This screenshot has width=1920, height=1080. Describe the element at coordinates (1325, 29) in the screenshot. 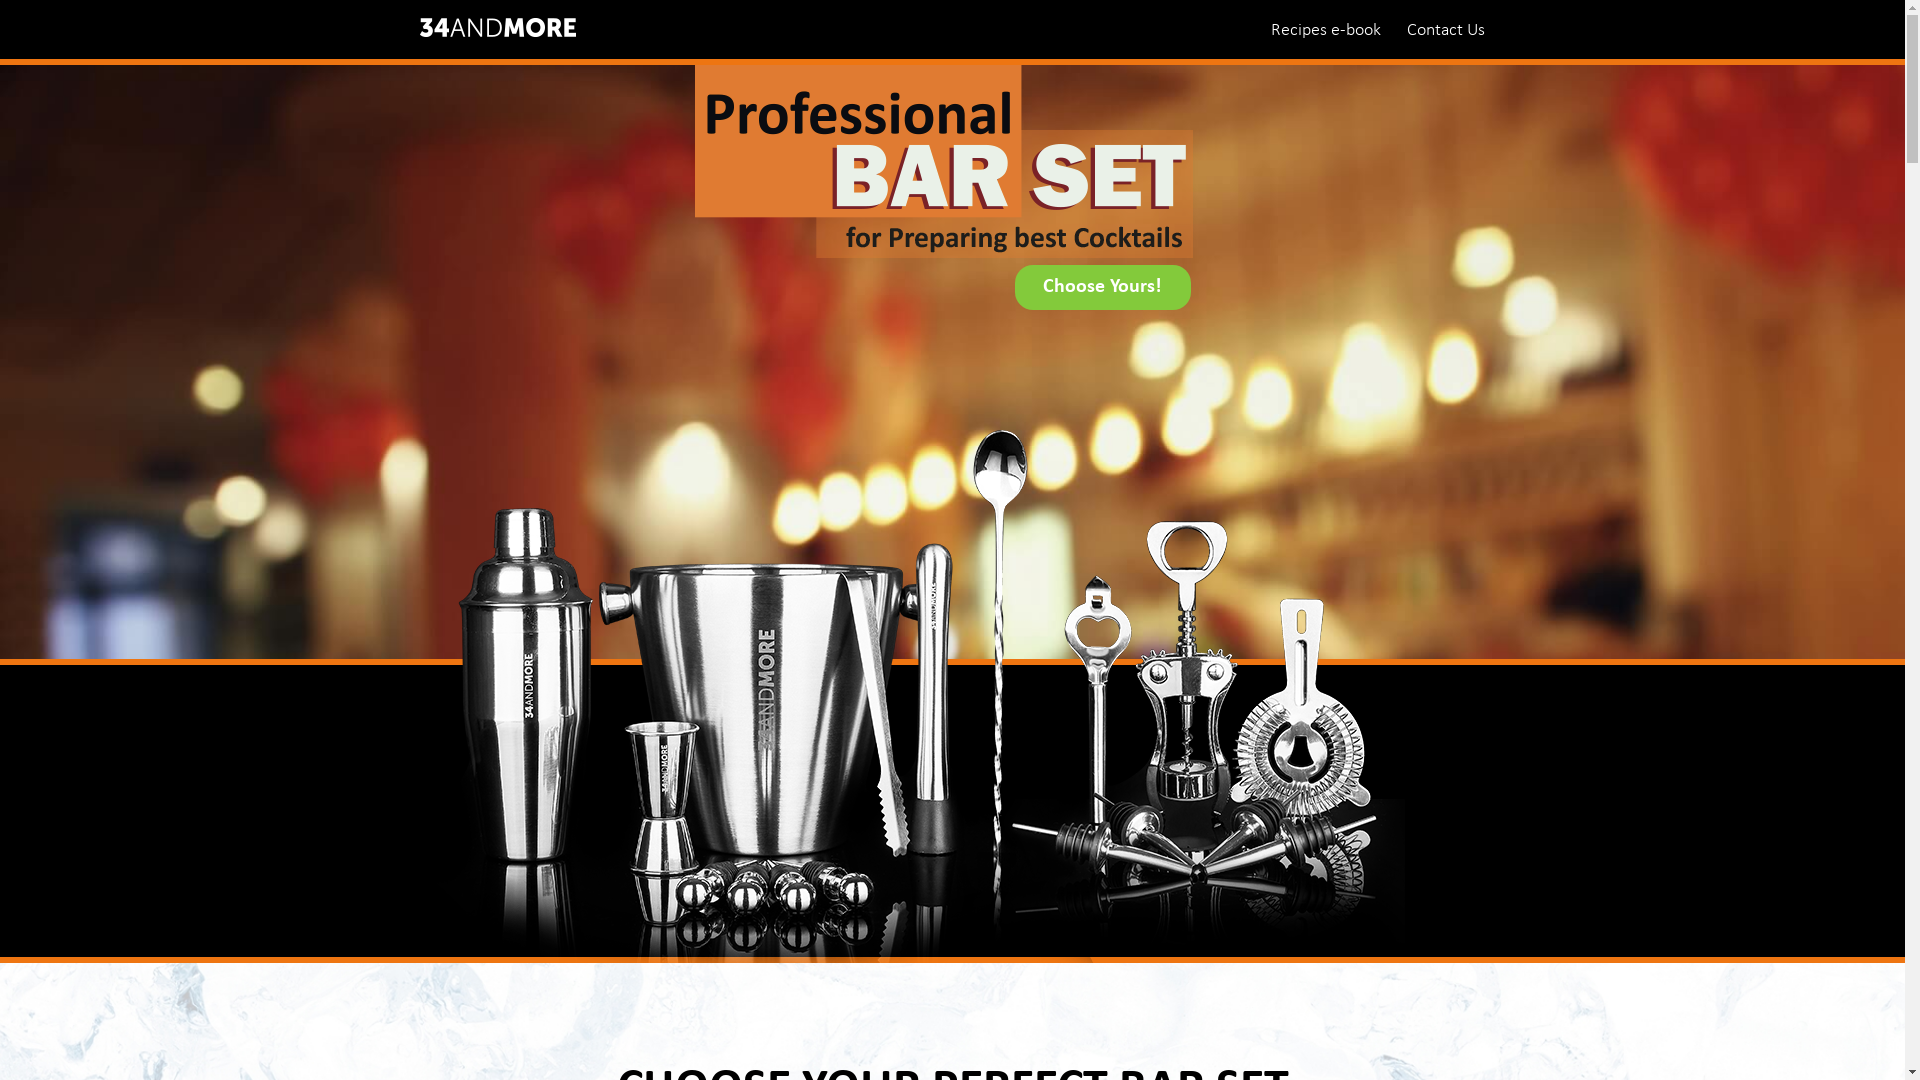

I see `'Recipes e-book'` at that location.